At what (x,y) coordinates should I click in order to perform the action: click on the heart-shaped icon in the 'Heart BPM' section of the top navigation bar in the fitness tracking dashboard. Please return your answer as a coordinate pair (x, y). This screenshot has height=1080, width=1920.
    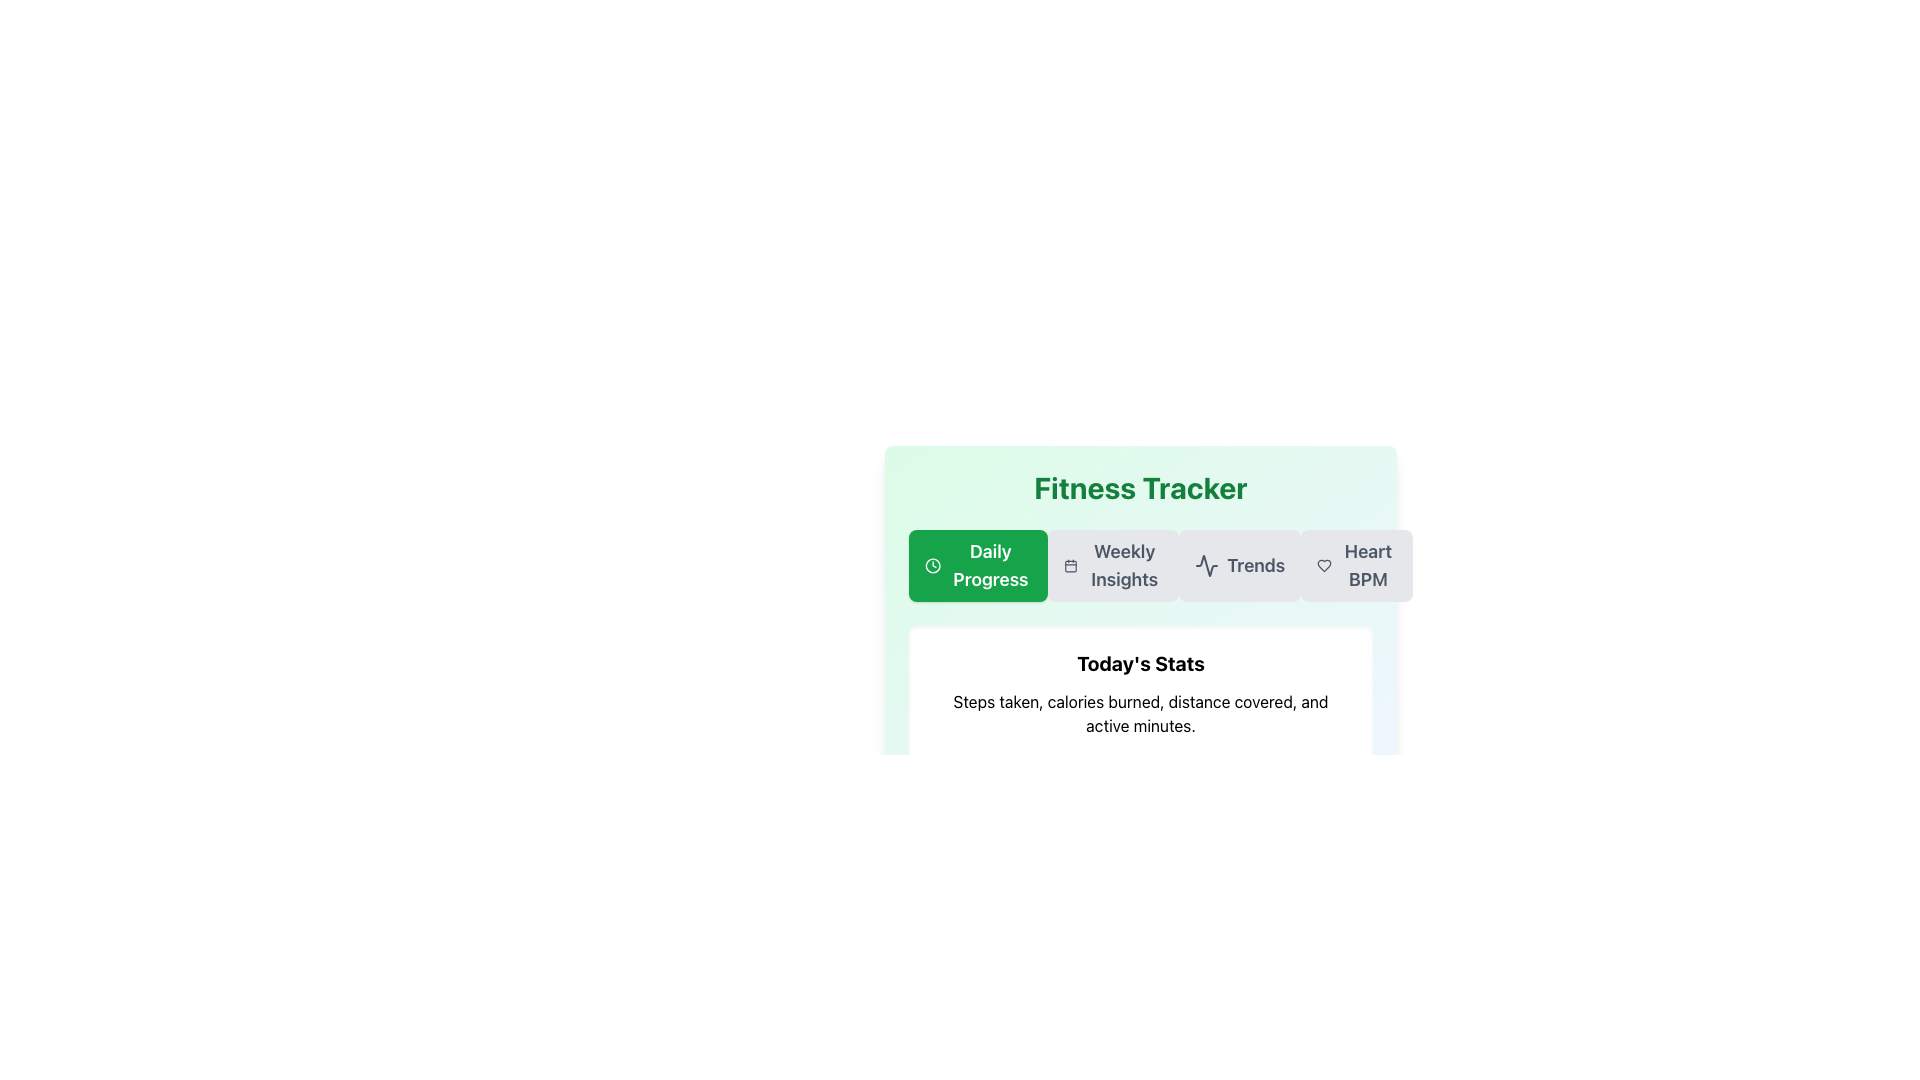
    Looking at the image, I should click on (1324, 566).